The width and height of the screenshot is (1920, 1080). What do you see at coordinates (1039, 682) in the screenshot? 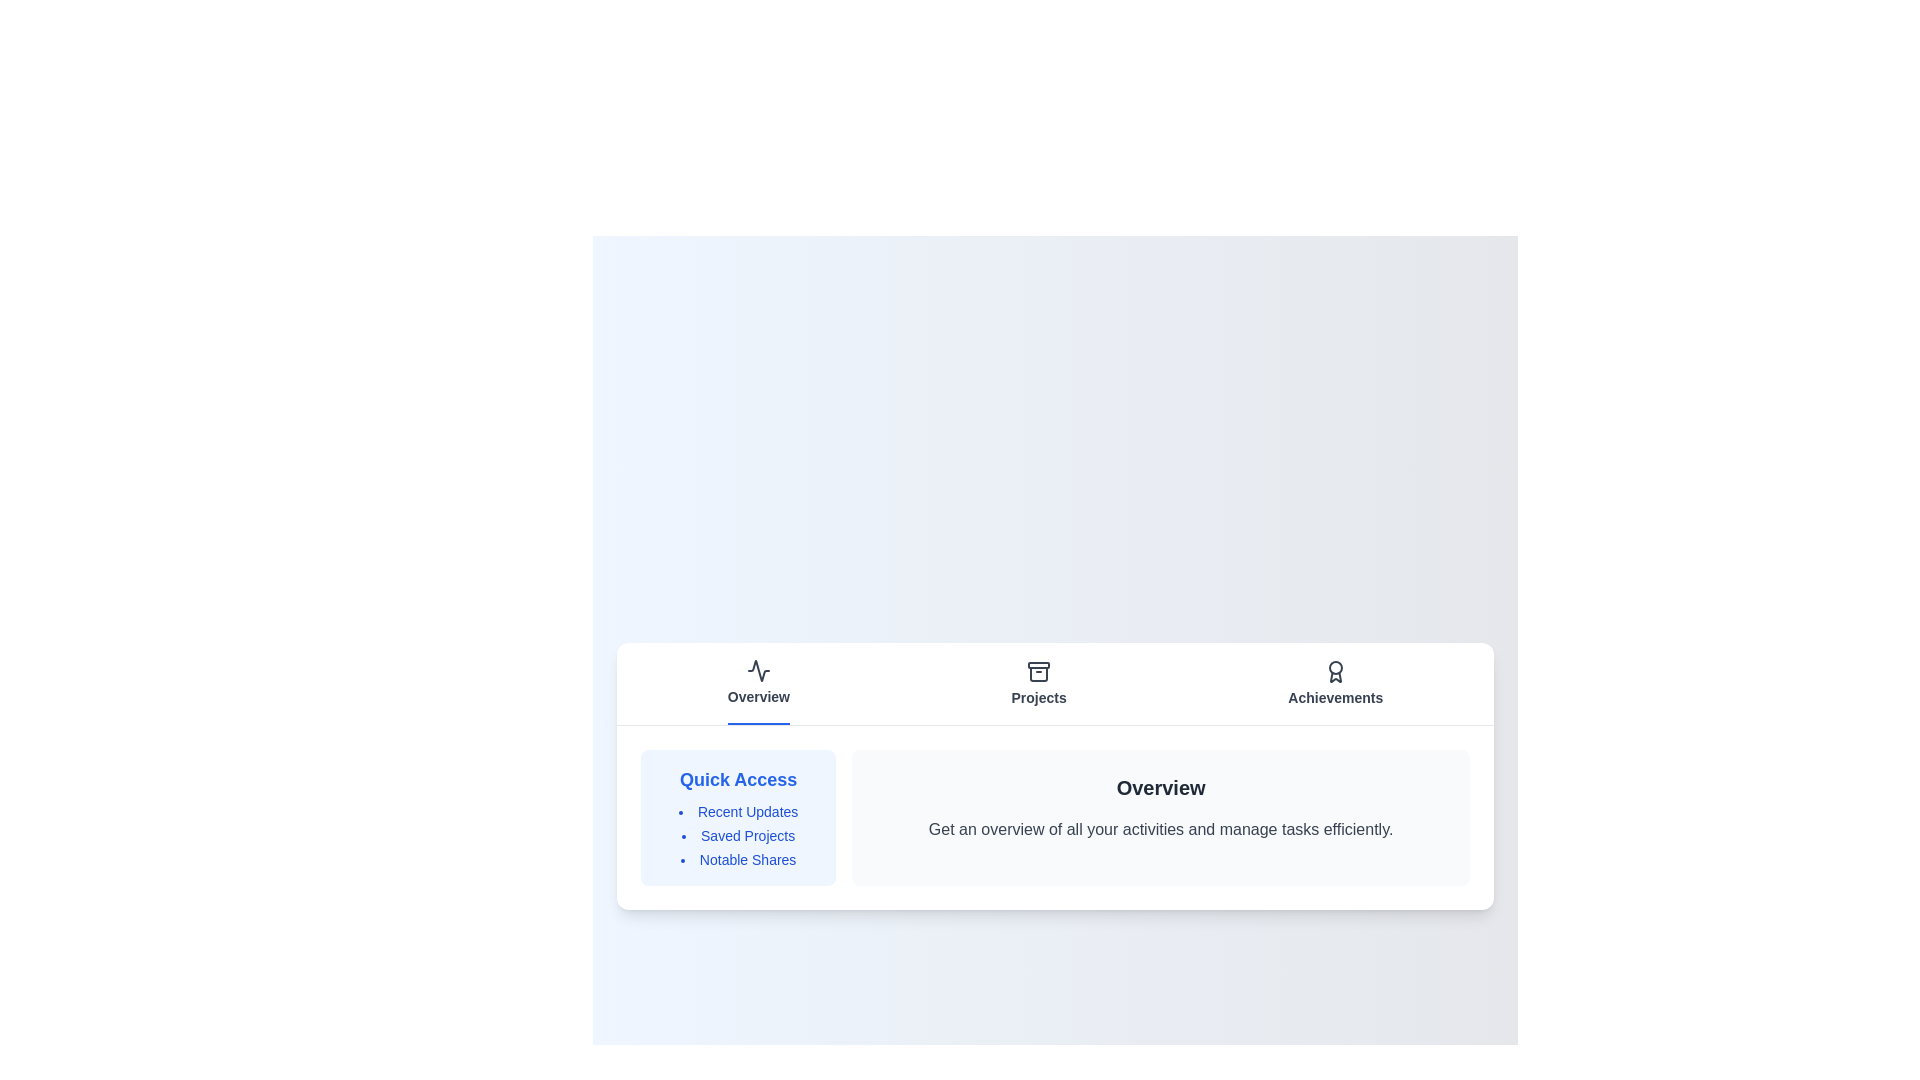
I see `the Projects tab to view its content` at bounding box center [1039, 682].